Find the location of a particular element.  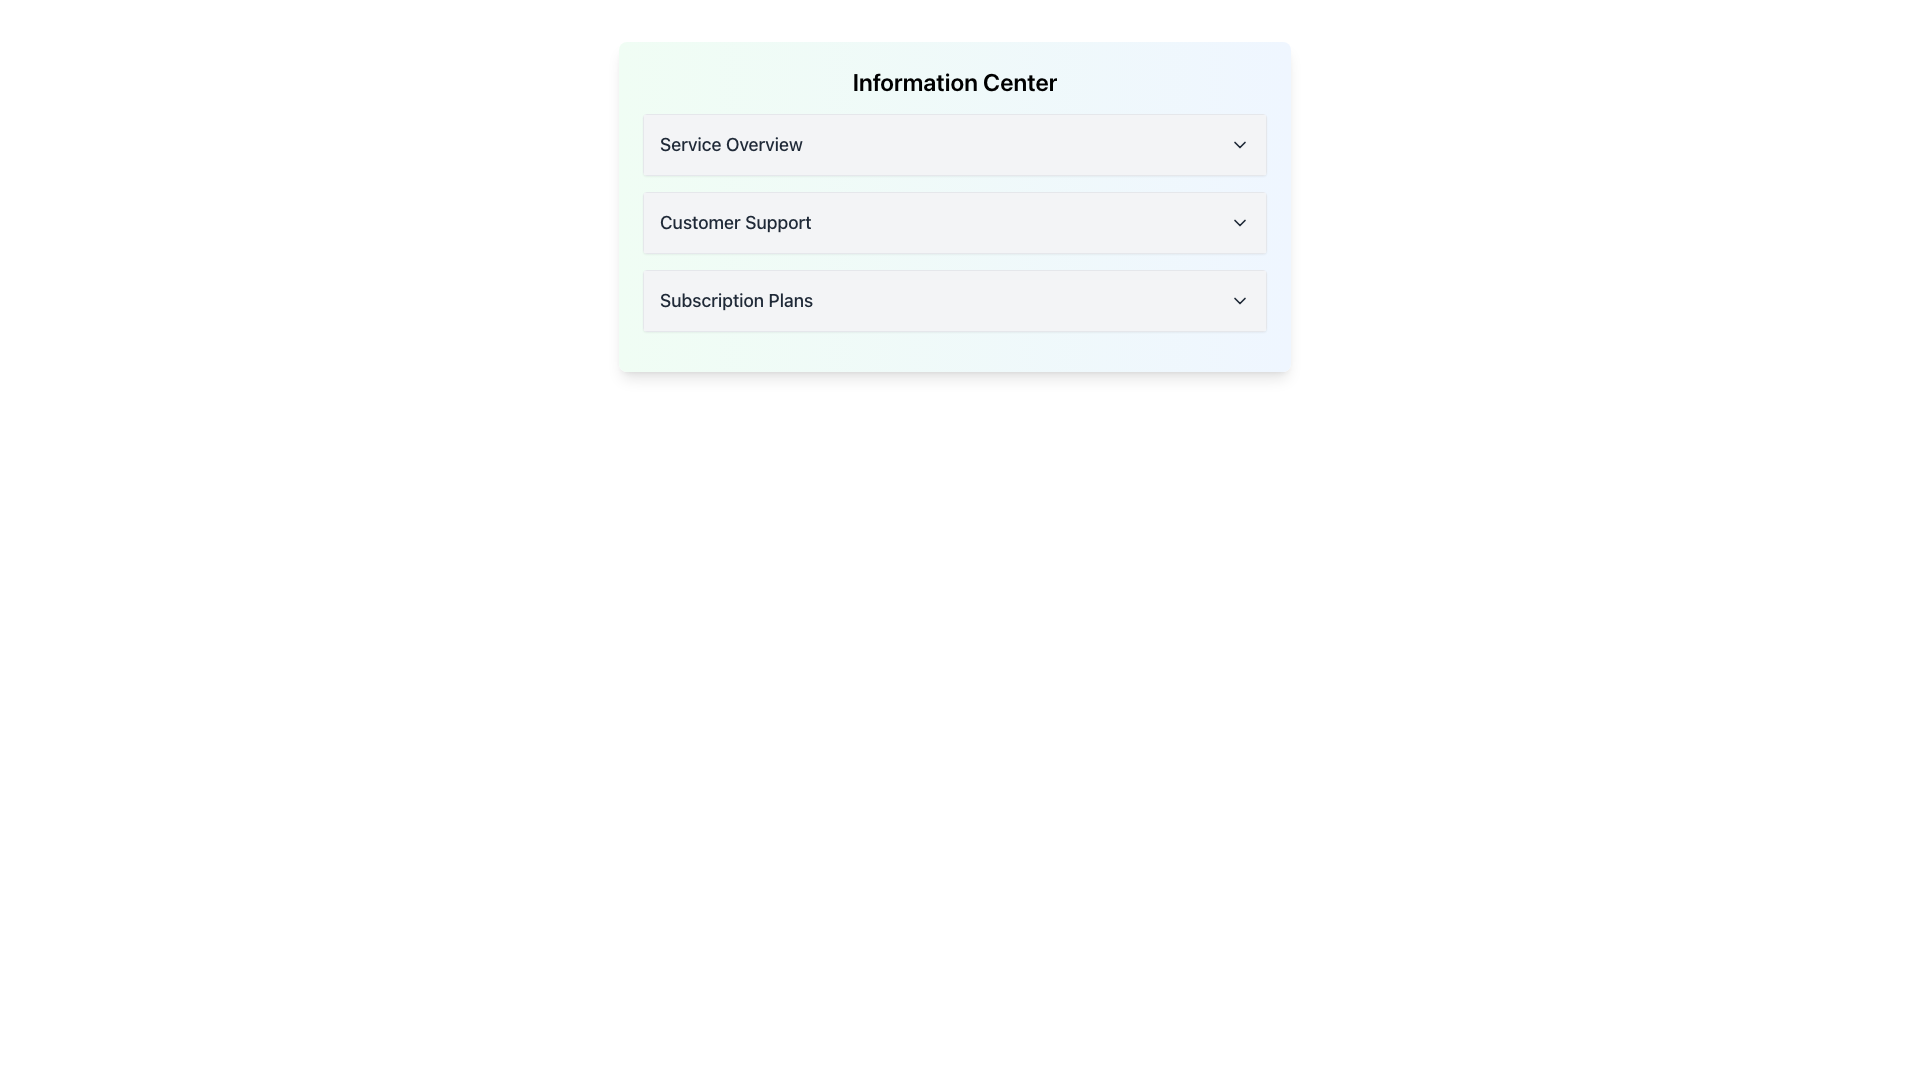

the 'Customer Support' Button located beneath 'Service Overview' and above 'Subscription Plans' is located at coordinates (954, 223).